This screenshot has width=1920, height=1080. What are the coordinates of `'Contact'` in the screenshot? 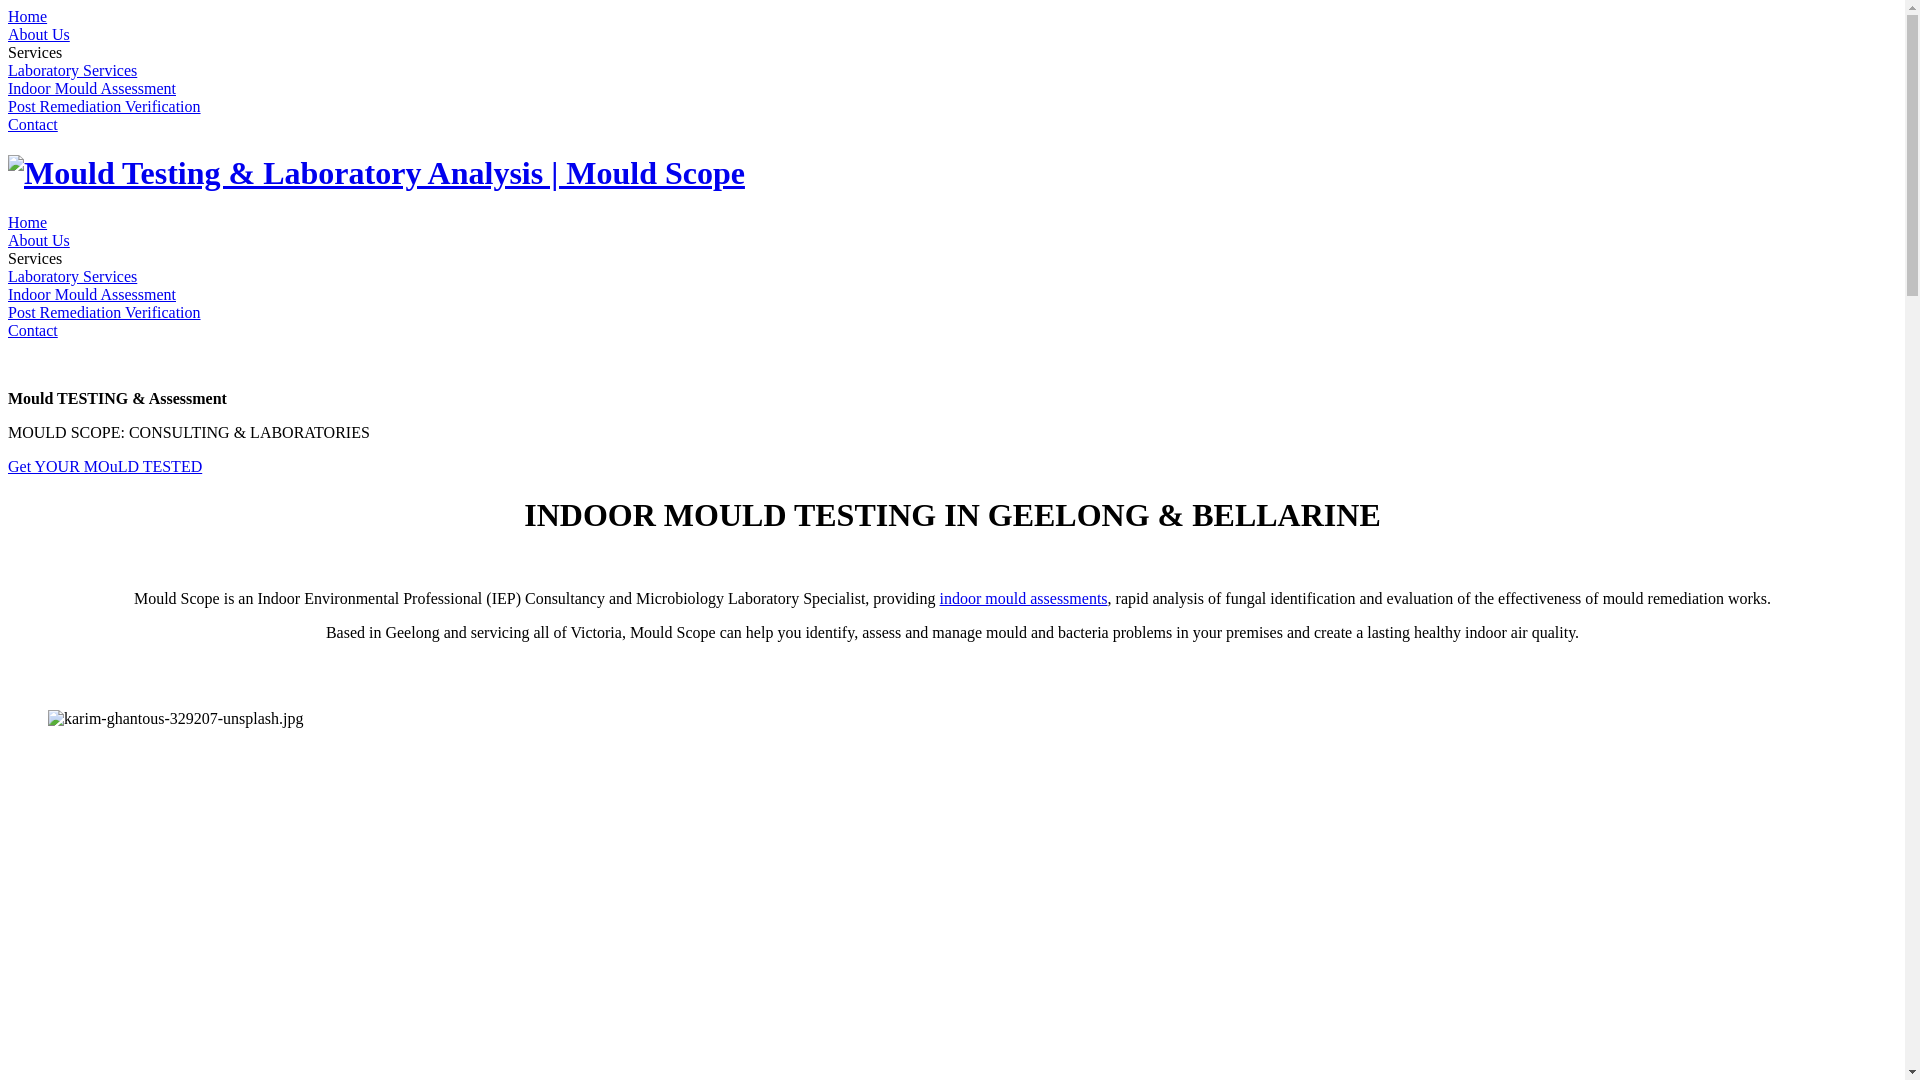 It's located at (33, 124).